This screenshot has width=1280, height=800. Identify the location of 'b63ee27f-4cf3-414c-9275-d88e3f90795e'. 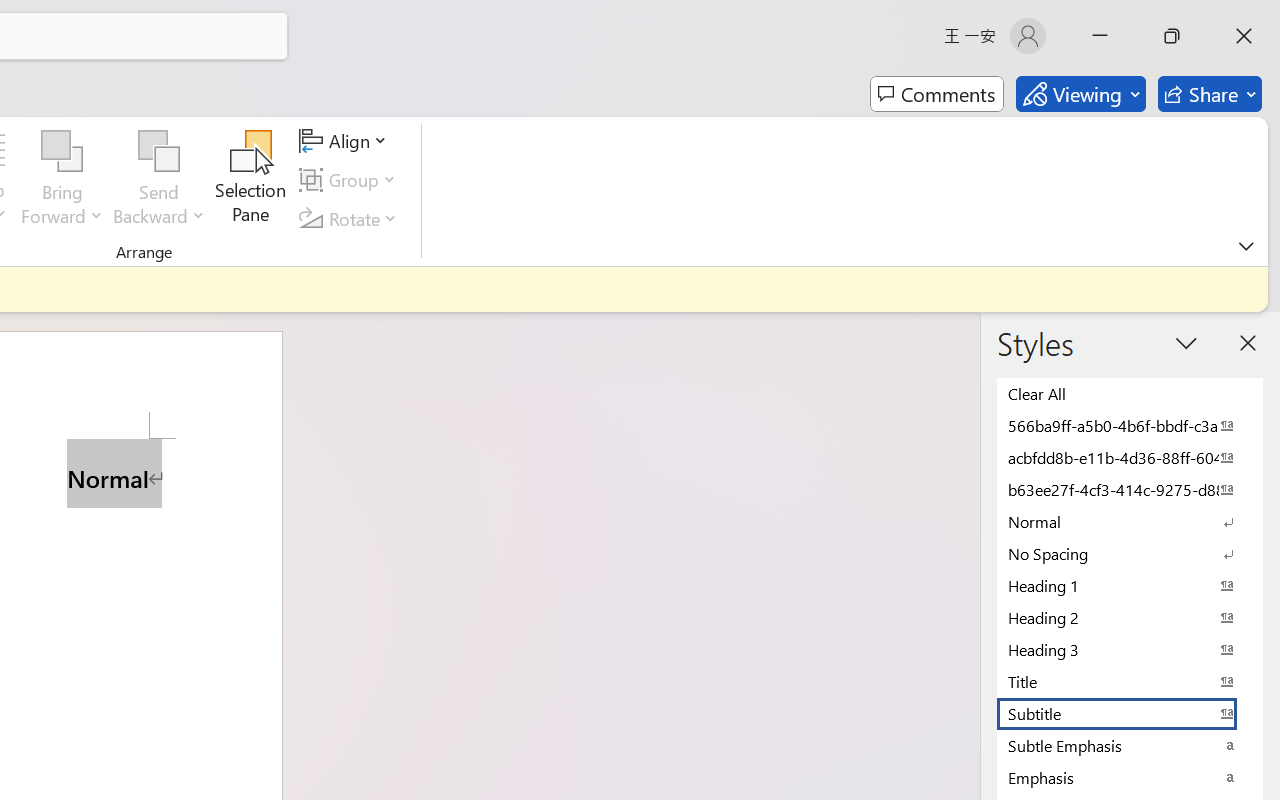
(1130, 489).